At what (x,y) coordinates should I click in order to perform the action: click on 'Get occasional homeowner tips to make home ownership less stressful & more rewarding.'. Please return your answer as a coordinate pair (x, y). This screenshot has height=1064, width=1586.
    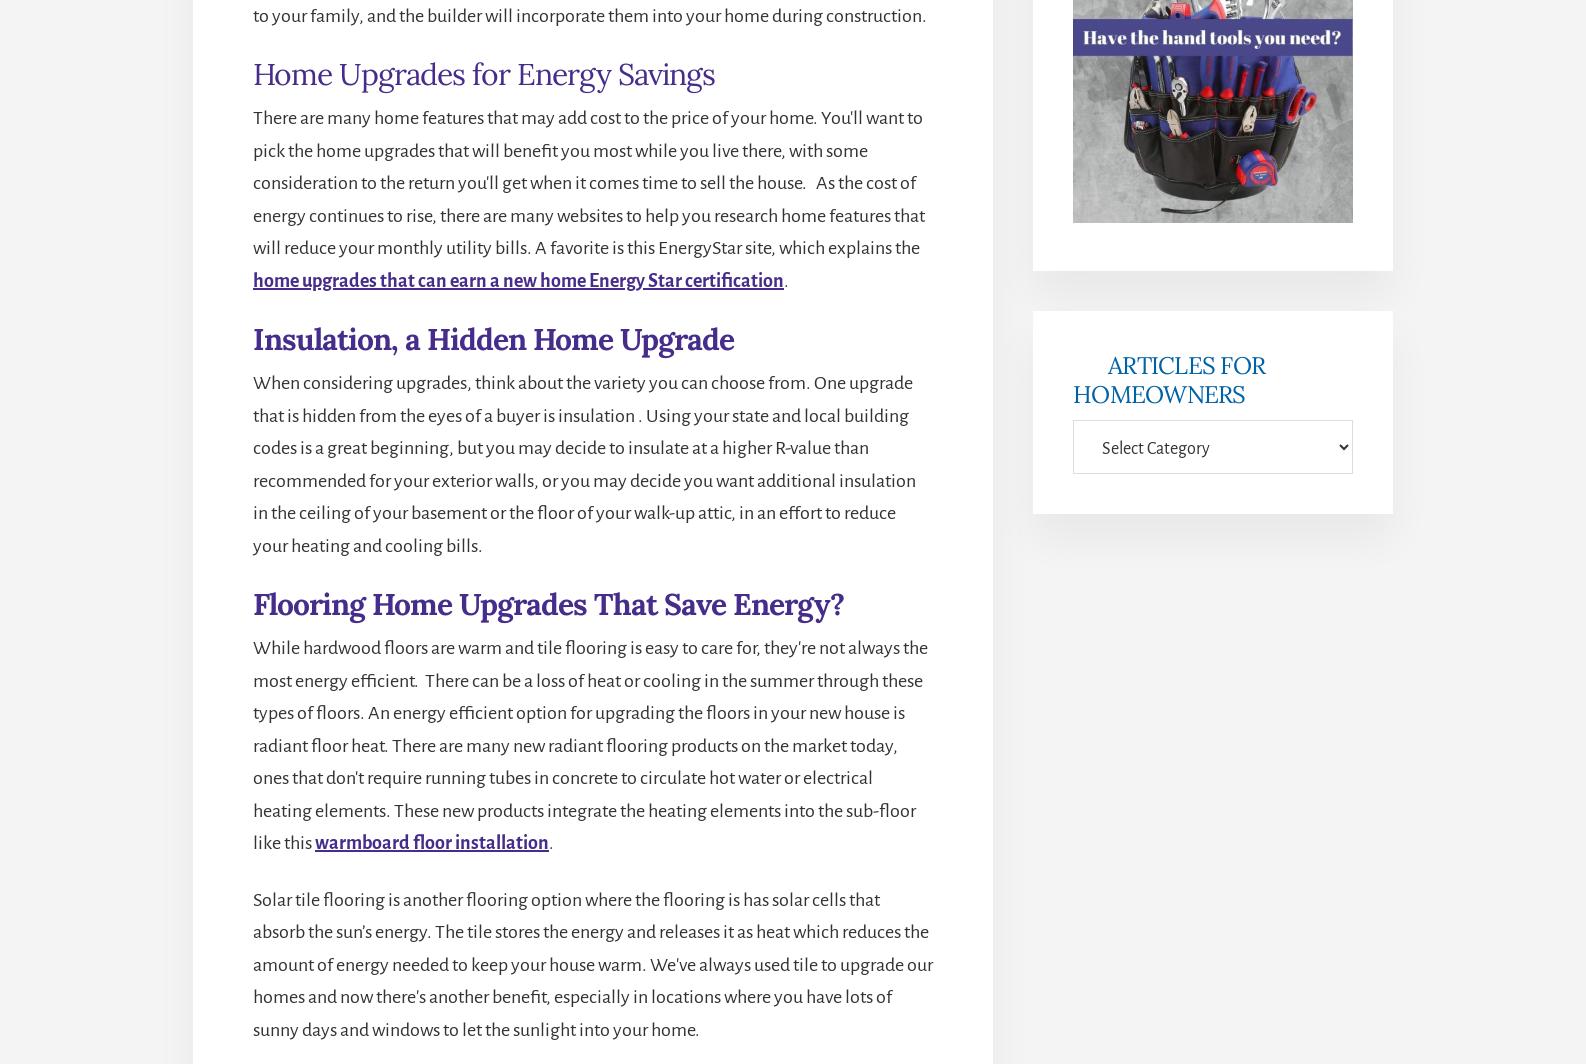
    Looking at the image, I should click on (1085, 306).